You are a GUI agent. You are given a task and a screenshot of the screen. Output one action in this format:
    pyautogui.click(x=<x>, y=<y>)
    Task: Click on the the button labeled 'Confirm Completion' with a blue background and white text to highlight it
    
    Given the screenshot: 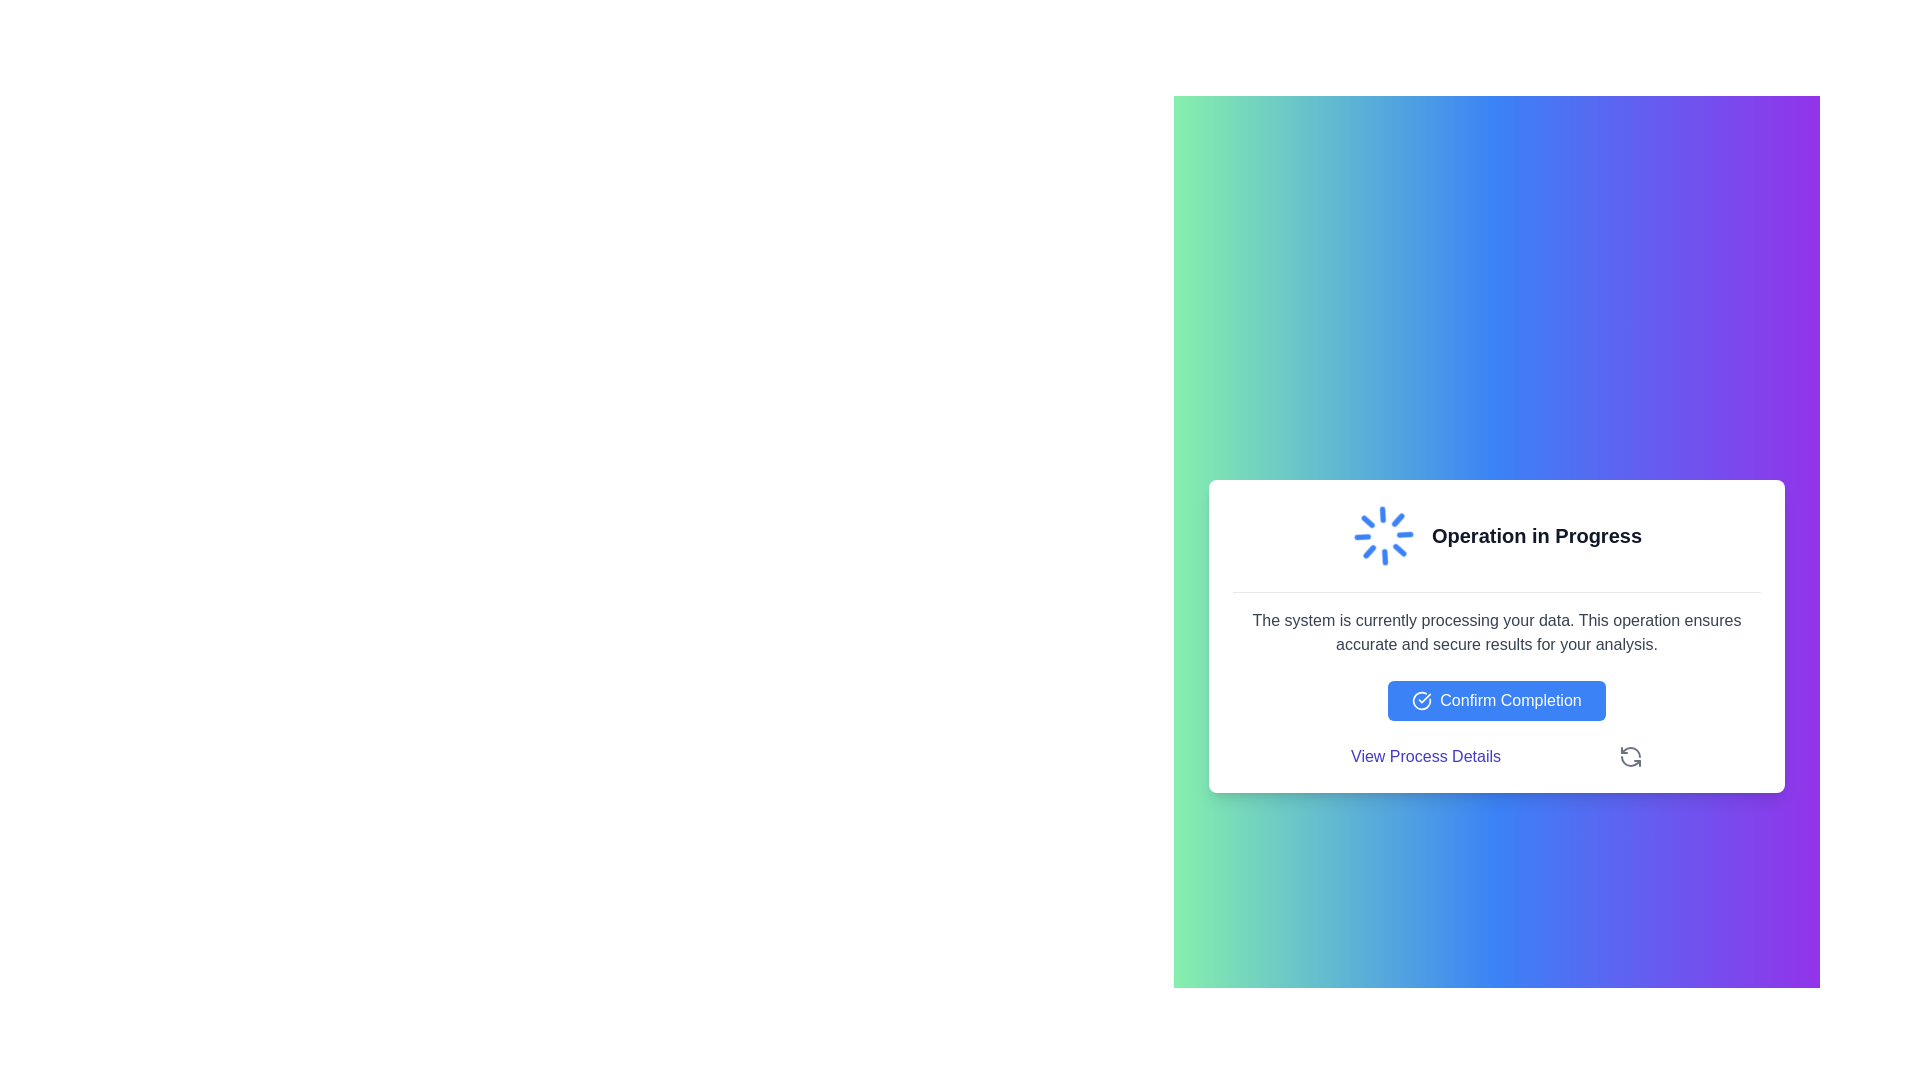 What is the action you would take?
    pyautogui.click(x=1497, y=699)
    